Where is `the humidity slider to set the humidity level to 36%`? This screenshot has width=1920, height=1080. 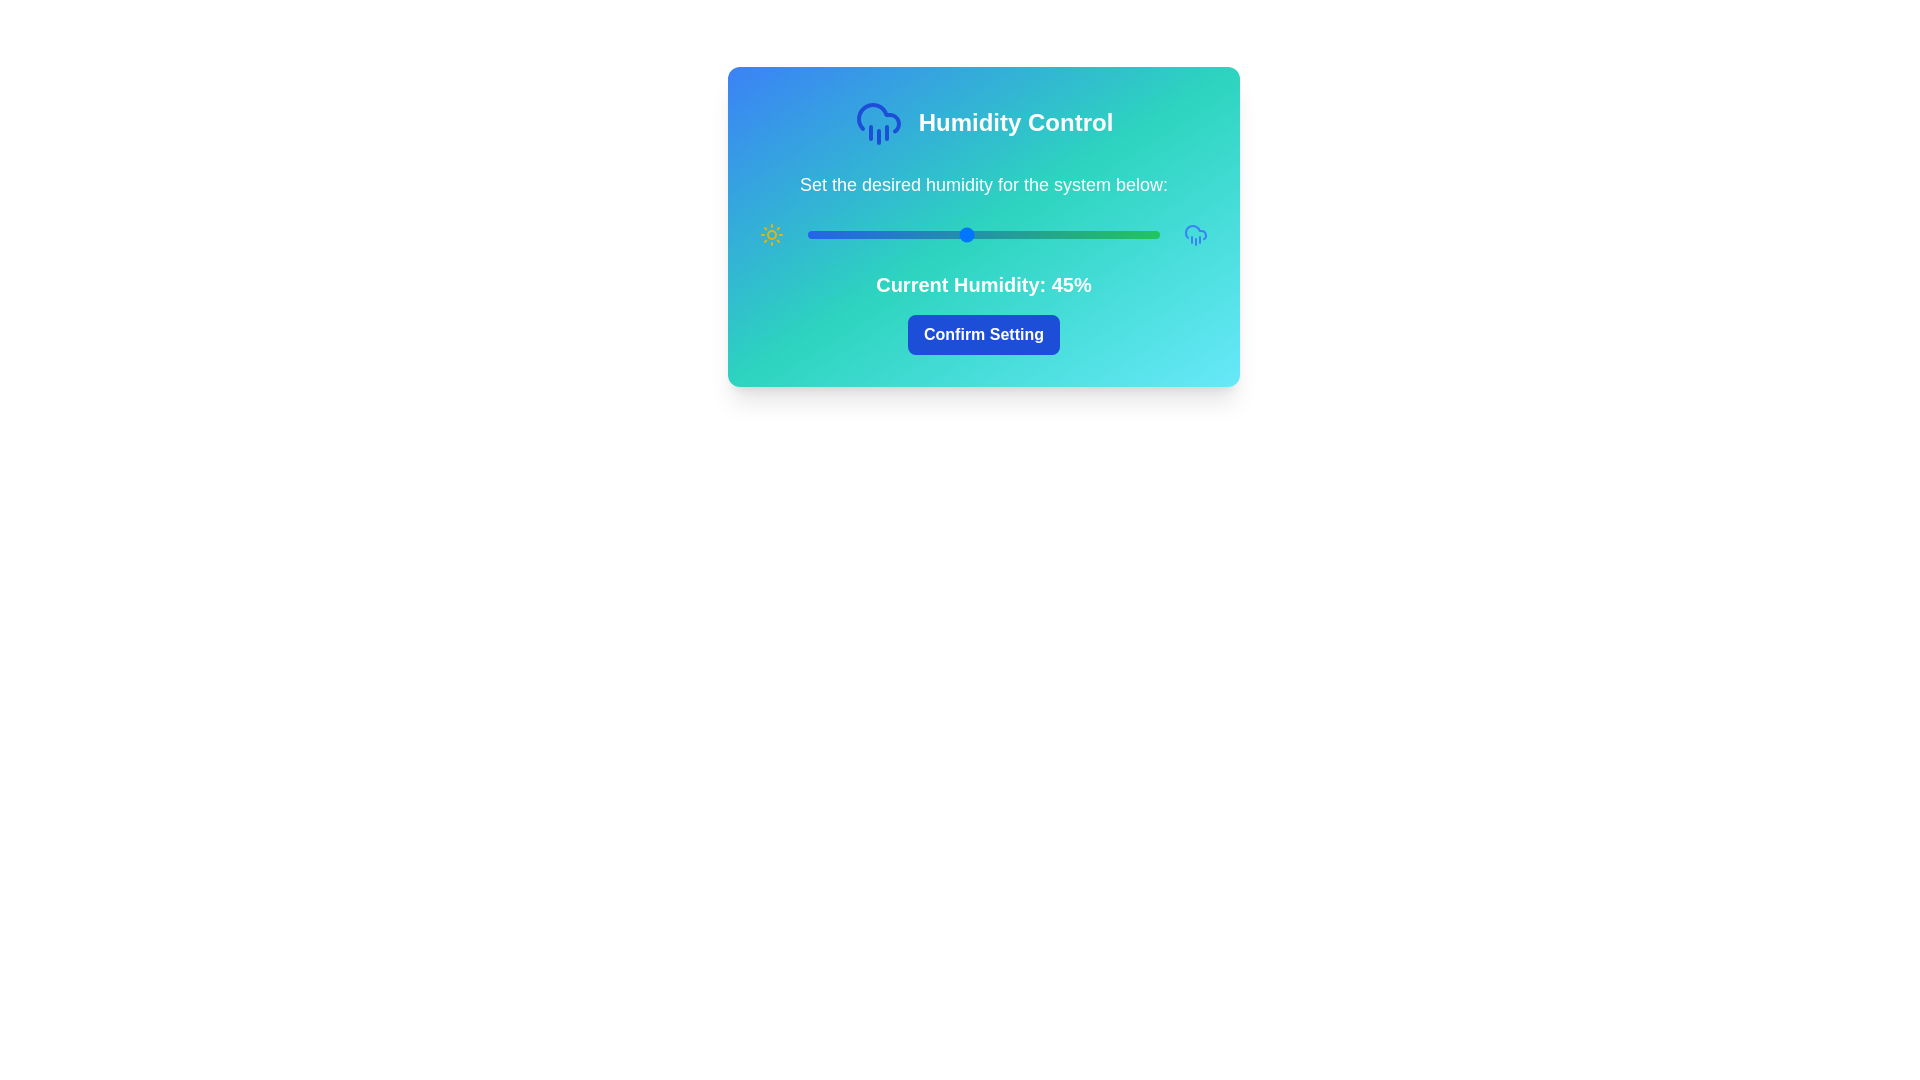 the humidity slider to set the humidity level to 36% is located at coordinates (933, 234).